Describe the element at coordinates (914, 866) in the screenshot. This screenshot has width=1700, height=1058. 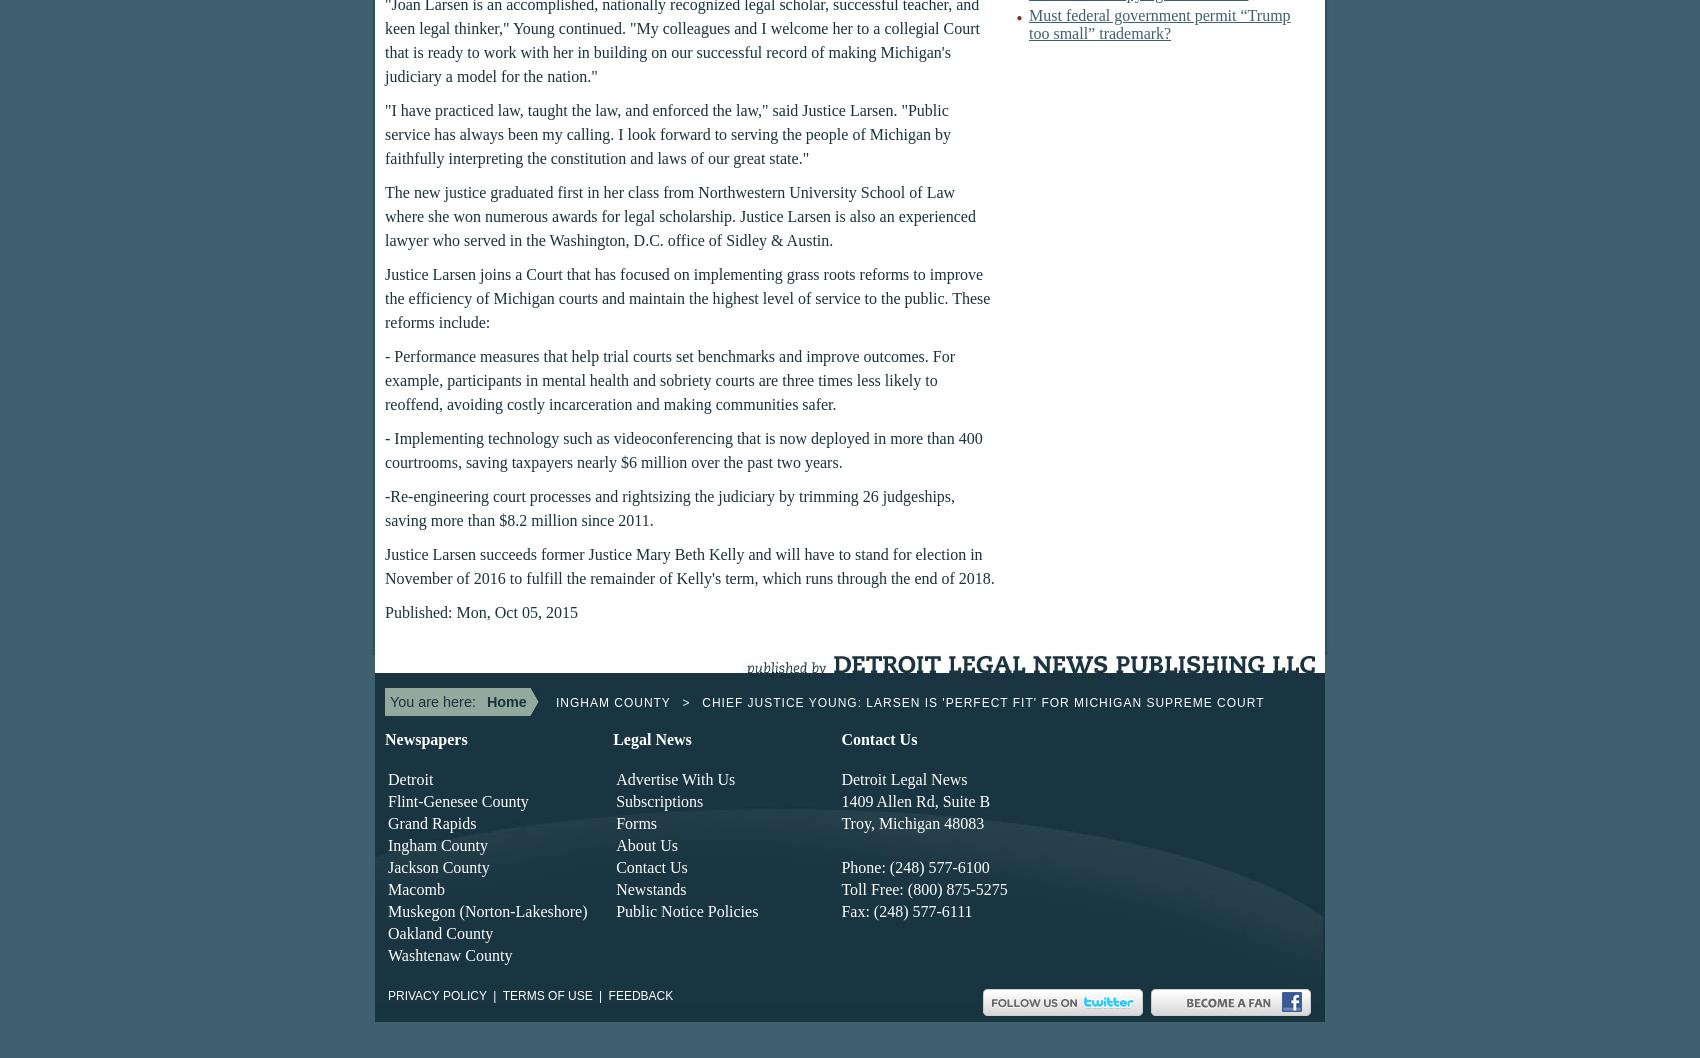
I see `'Phone: (248) 577-6100'` at that location.